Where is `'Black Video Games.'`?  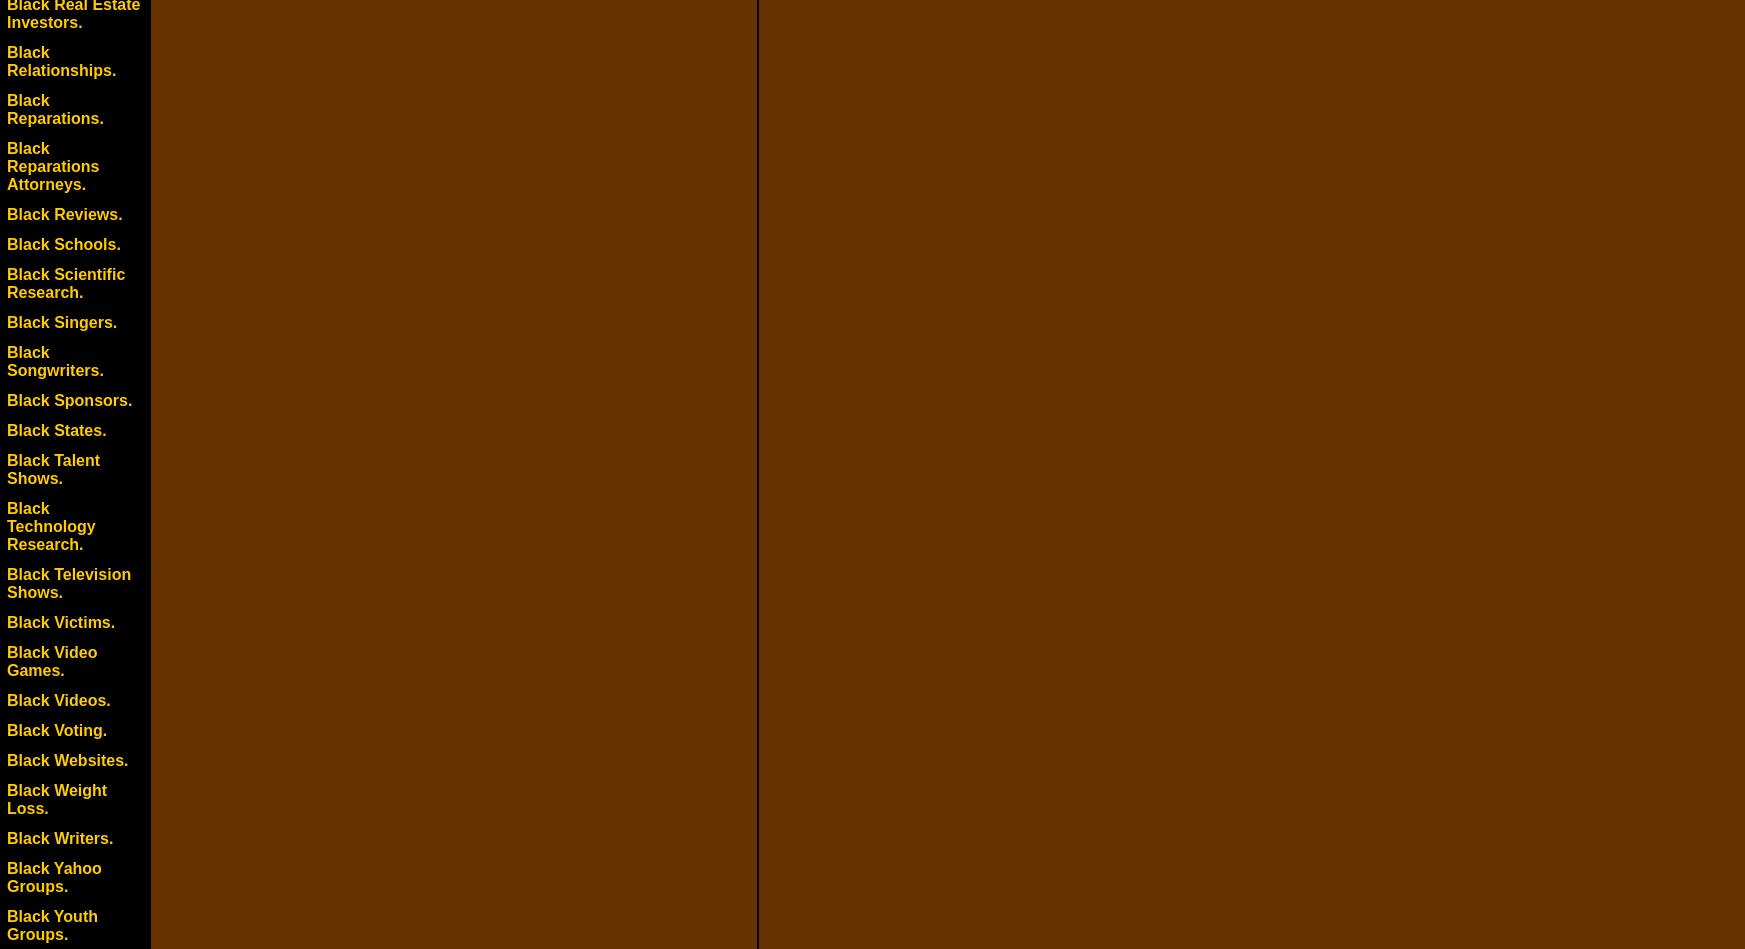
'Black Video Games.' is located at coordinates (51, 661).